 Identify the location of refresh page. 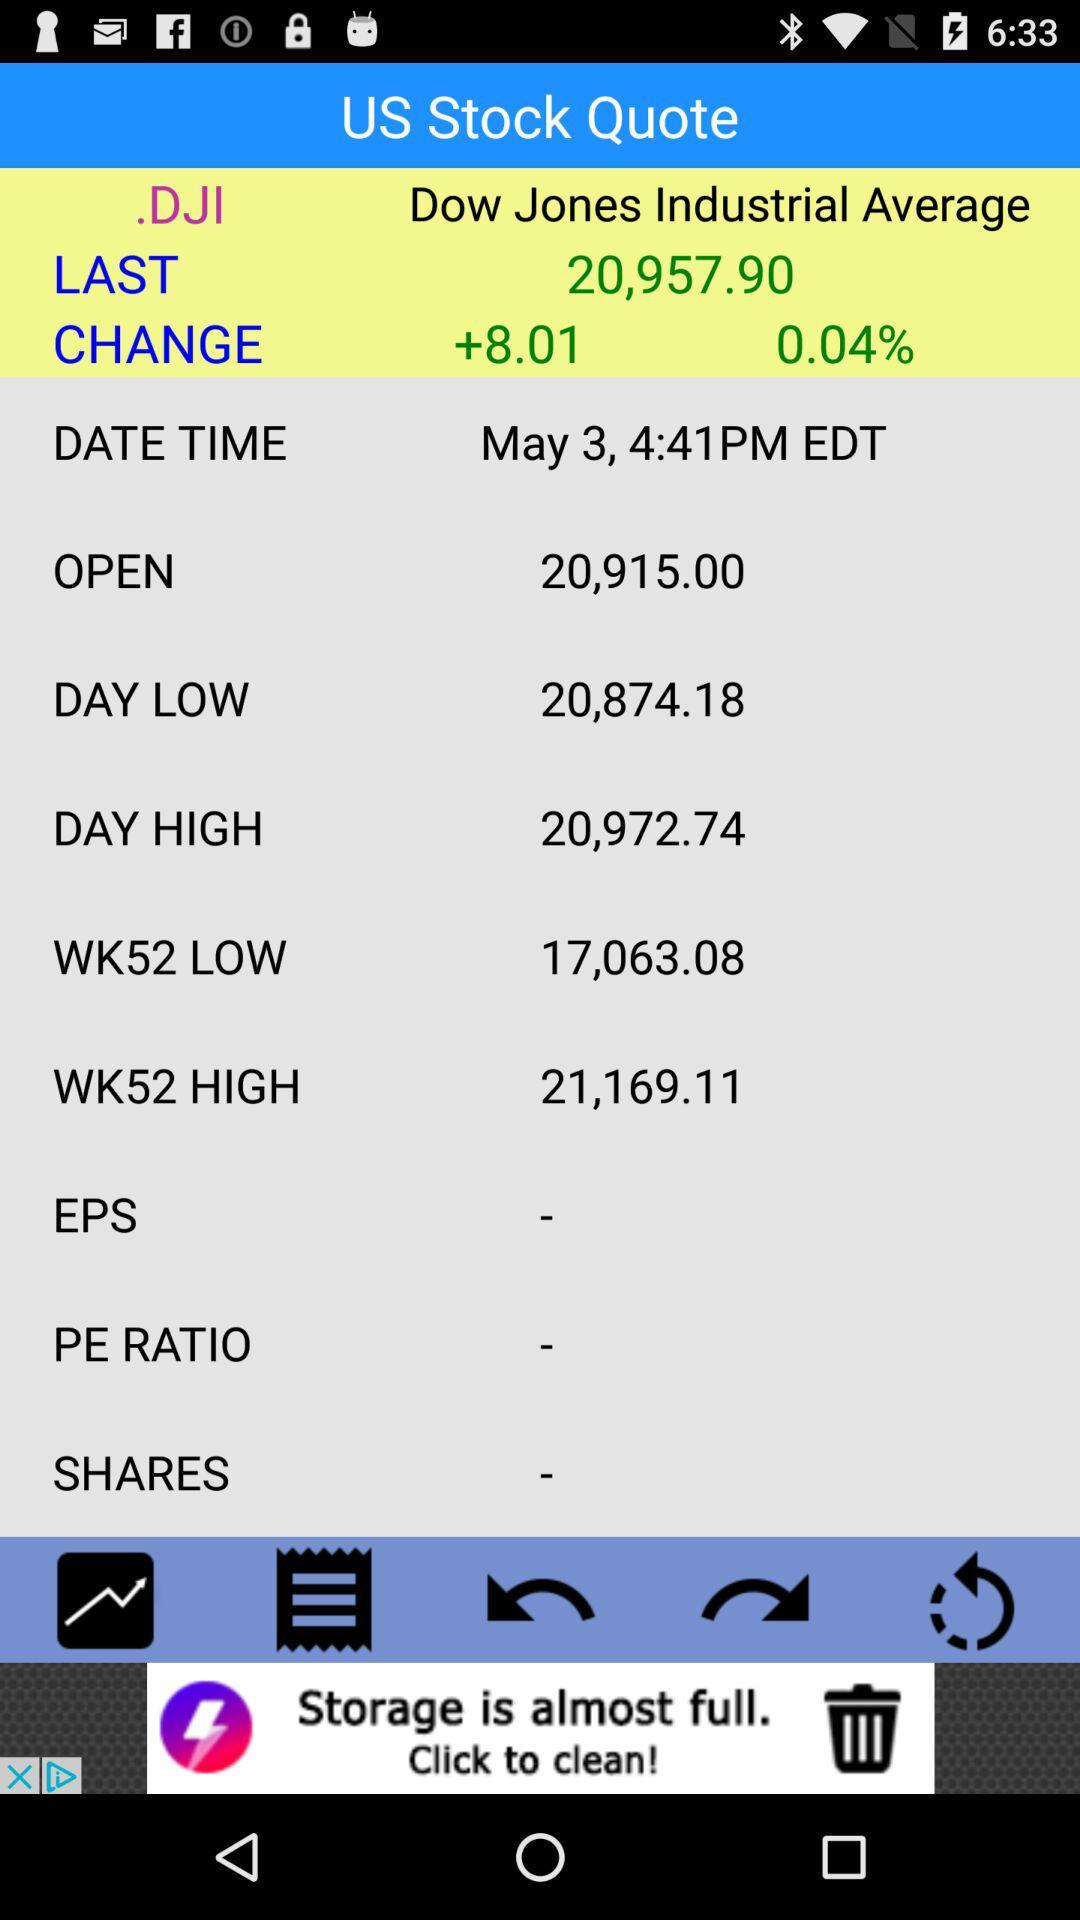
(971, 1598).